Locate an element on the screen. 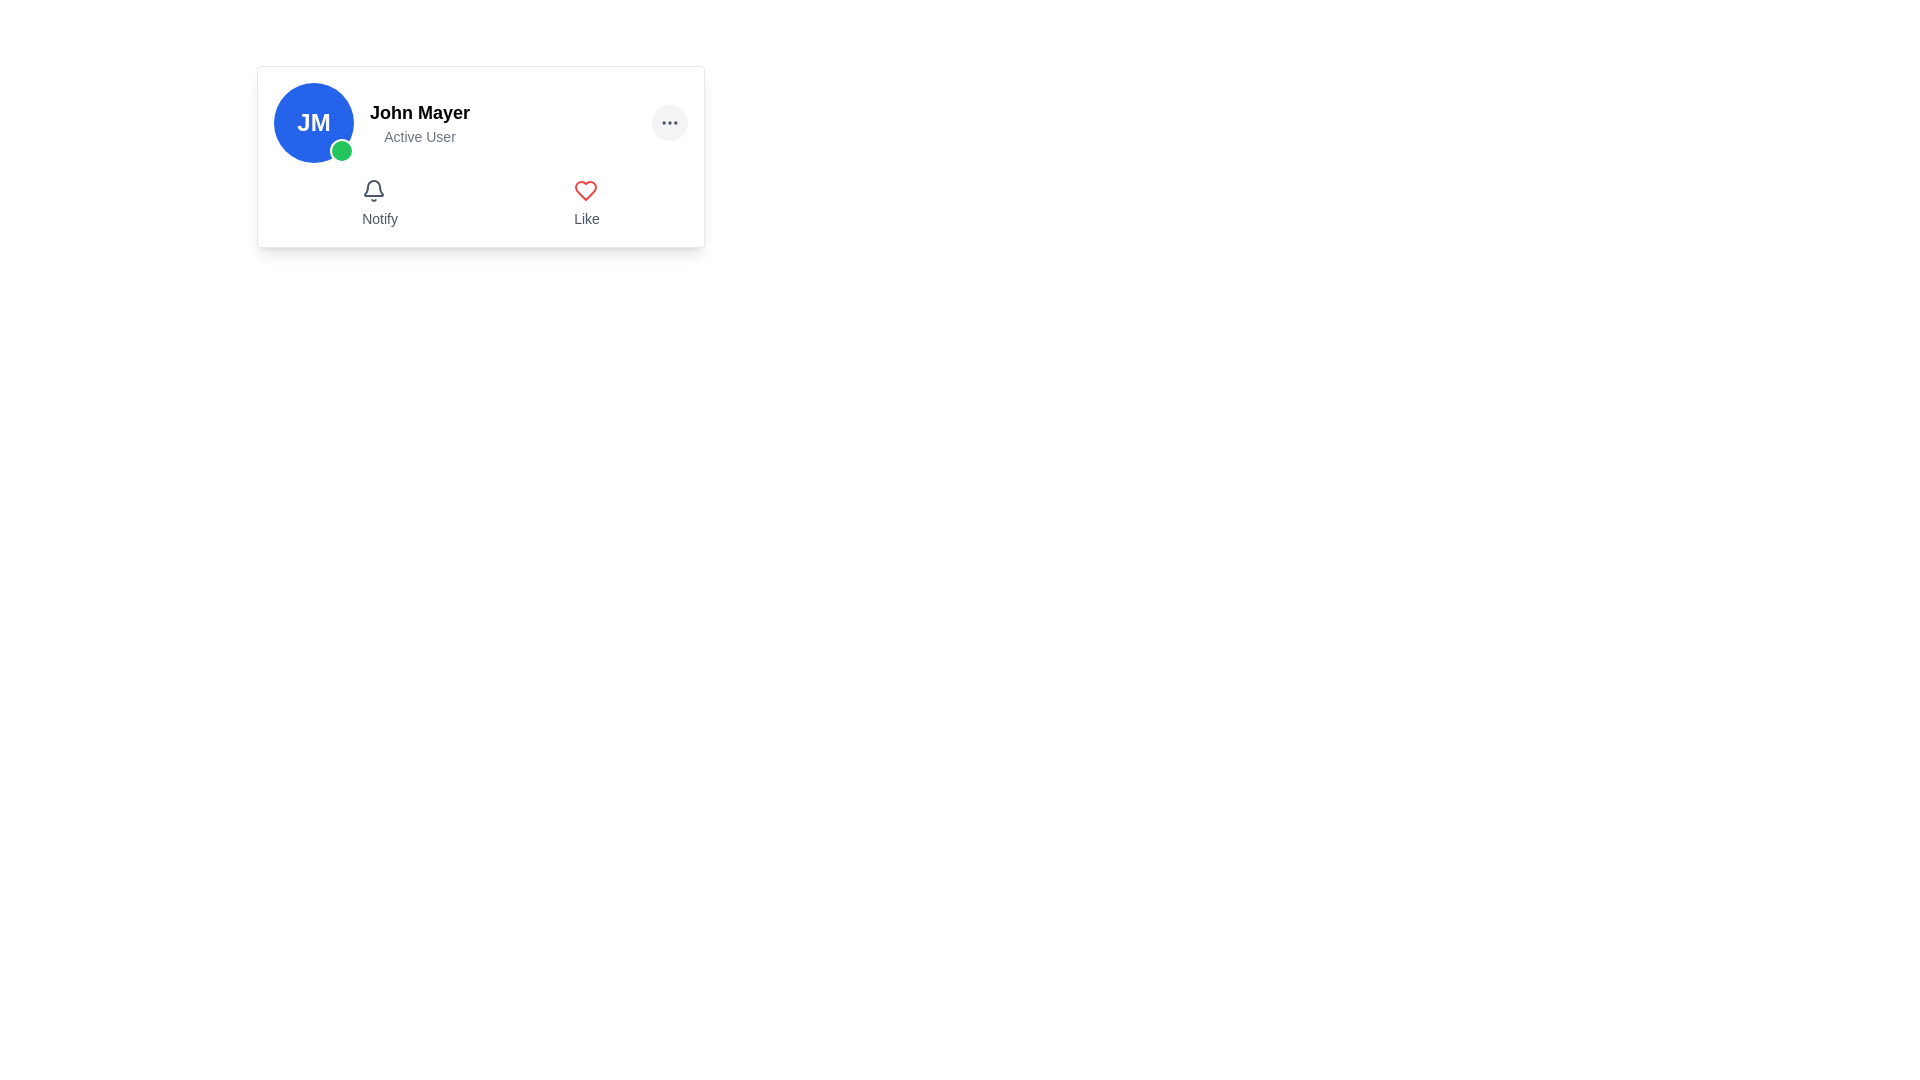 The image size is (1920, 1080). the green circular badge located at the bottom-right corner of the circular avatar containing the initials 'JM' is located at coordinates (341, 149).